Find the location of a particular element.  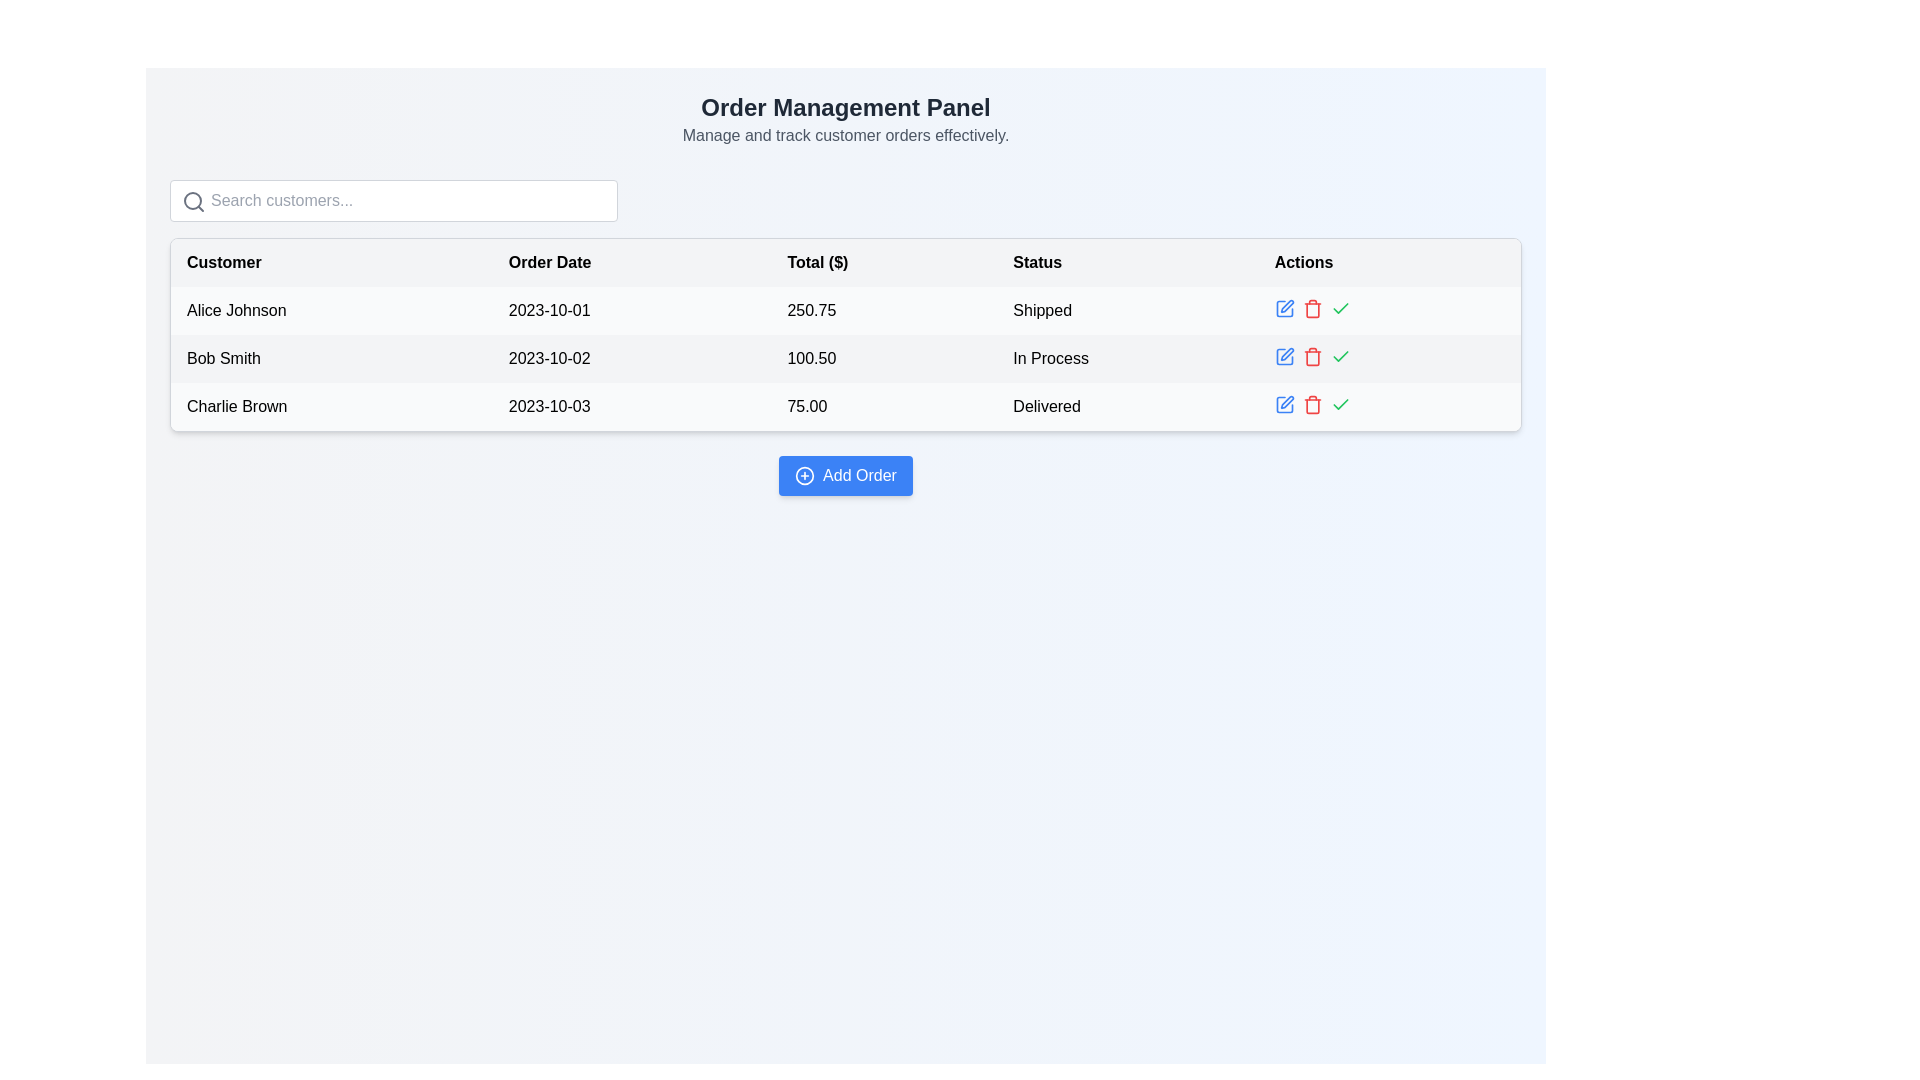

the deletion icon located in the 'Actions' column of the last row in the table is located at coordinates (1312, 405).